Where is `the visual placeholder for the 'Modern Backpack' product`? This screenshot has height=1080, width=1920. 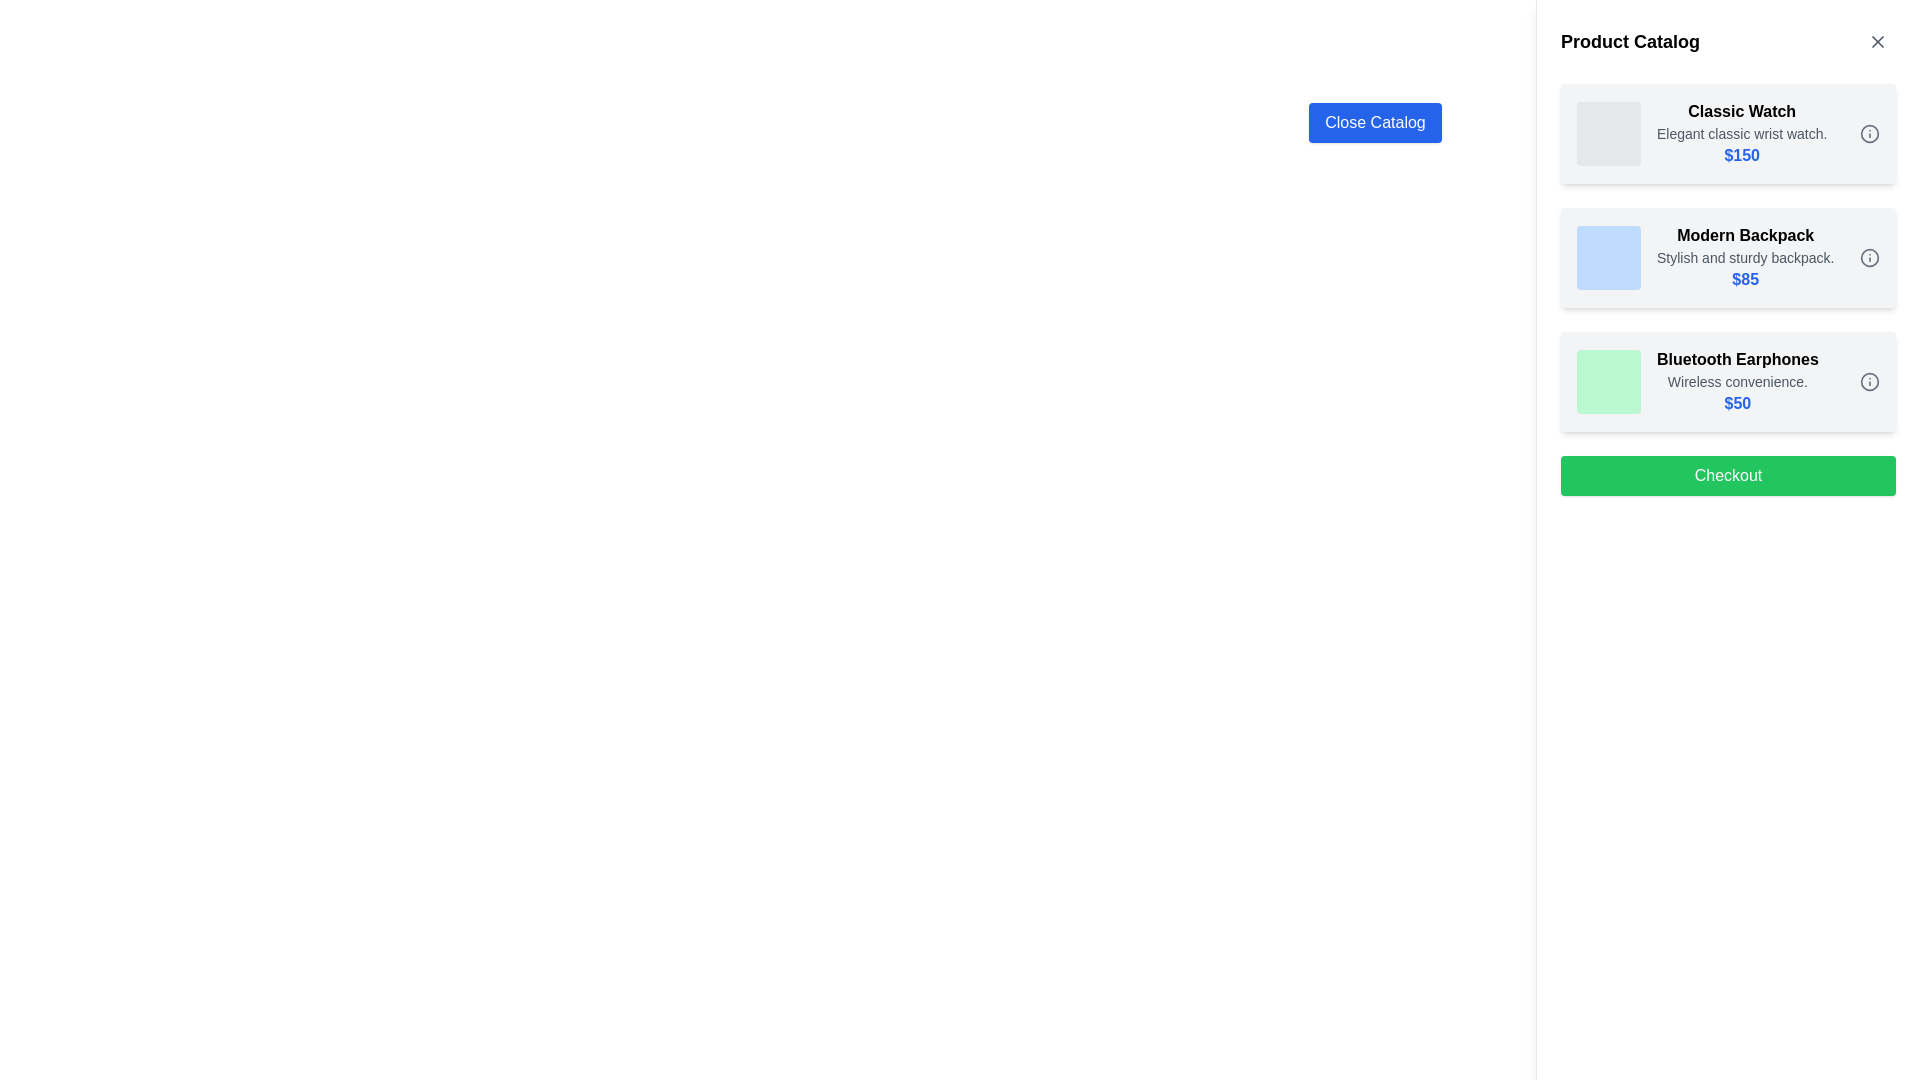 the visual placeholder for the 'Modern Backpack' product is located at coordinates (1608, 257).